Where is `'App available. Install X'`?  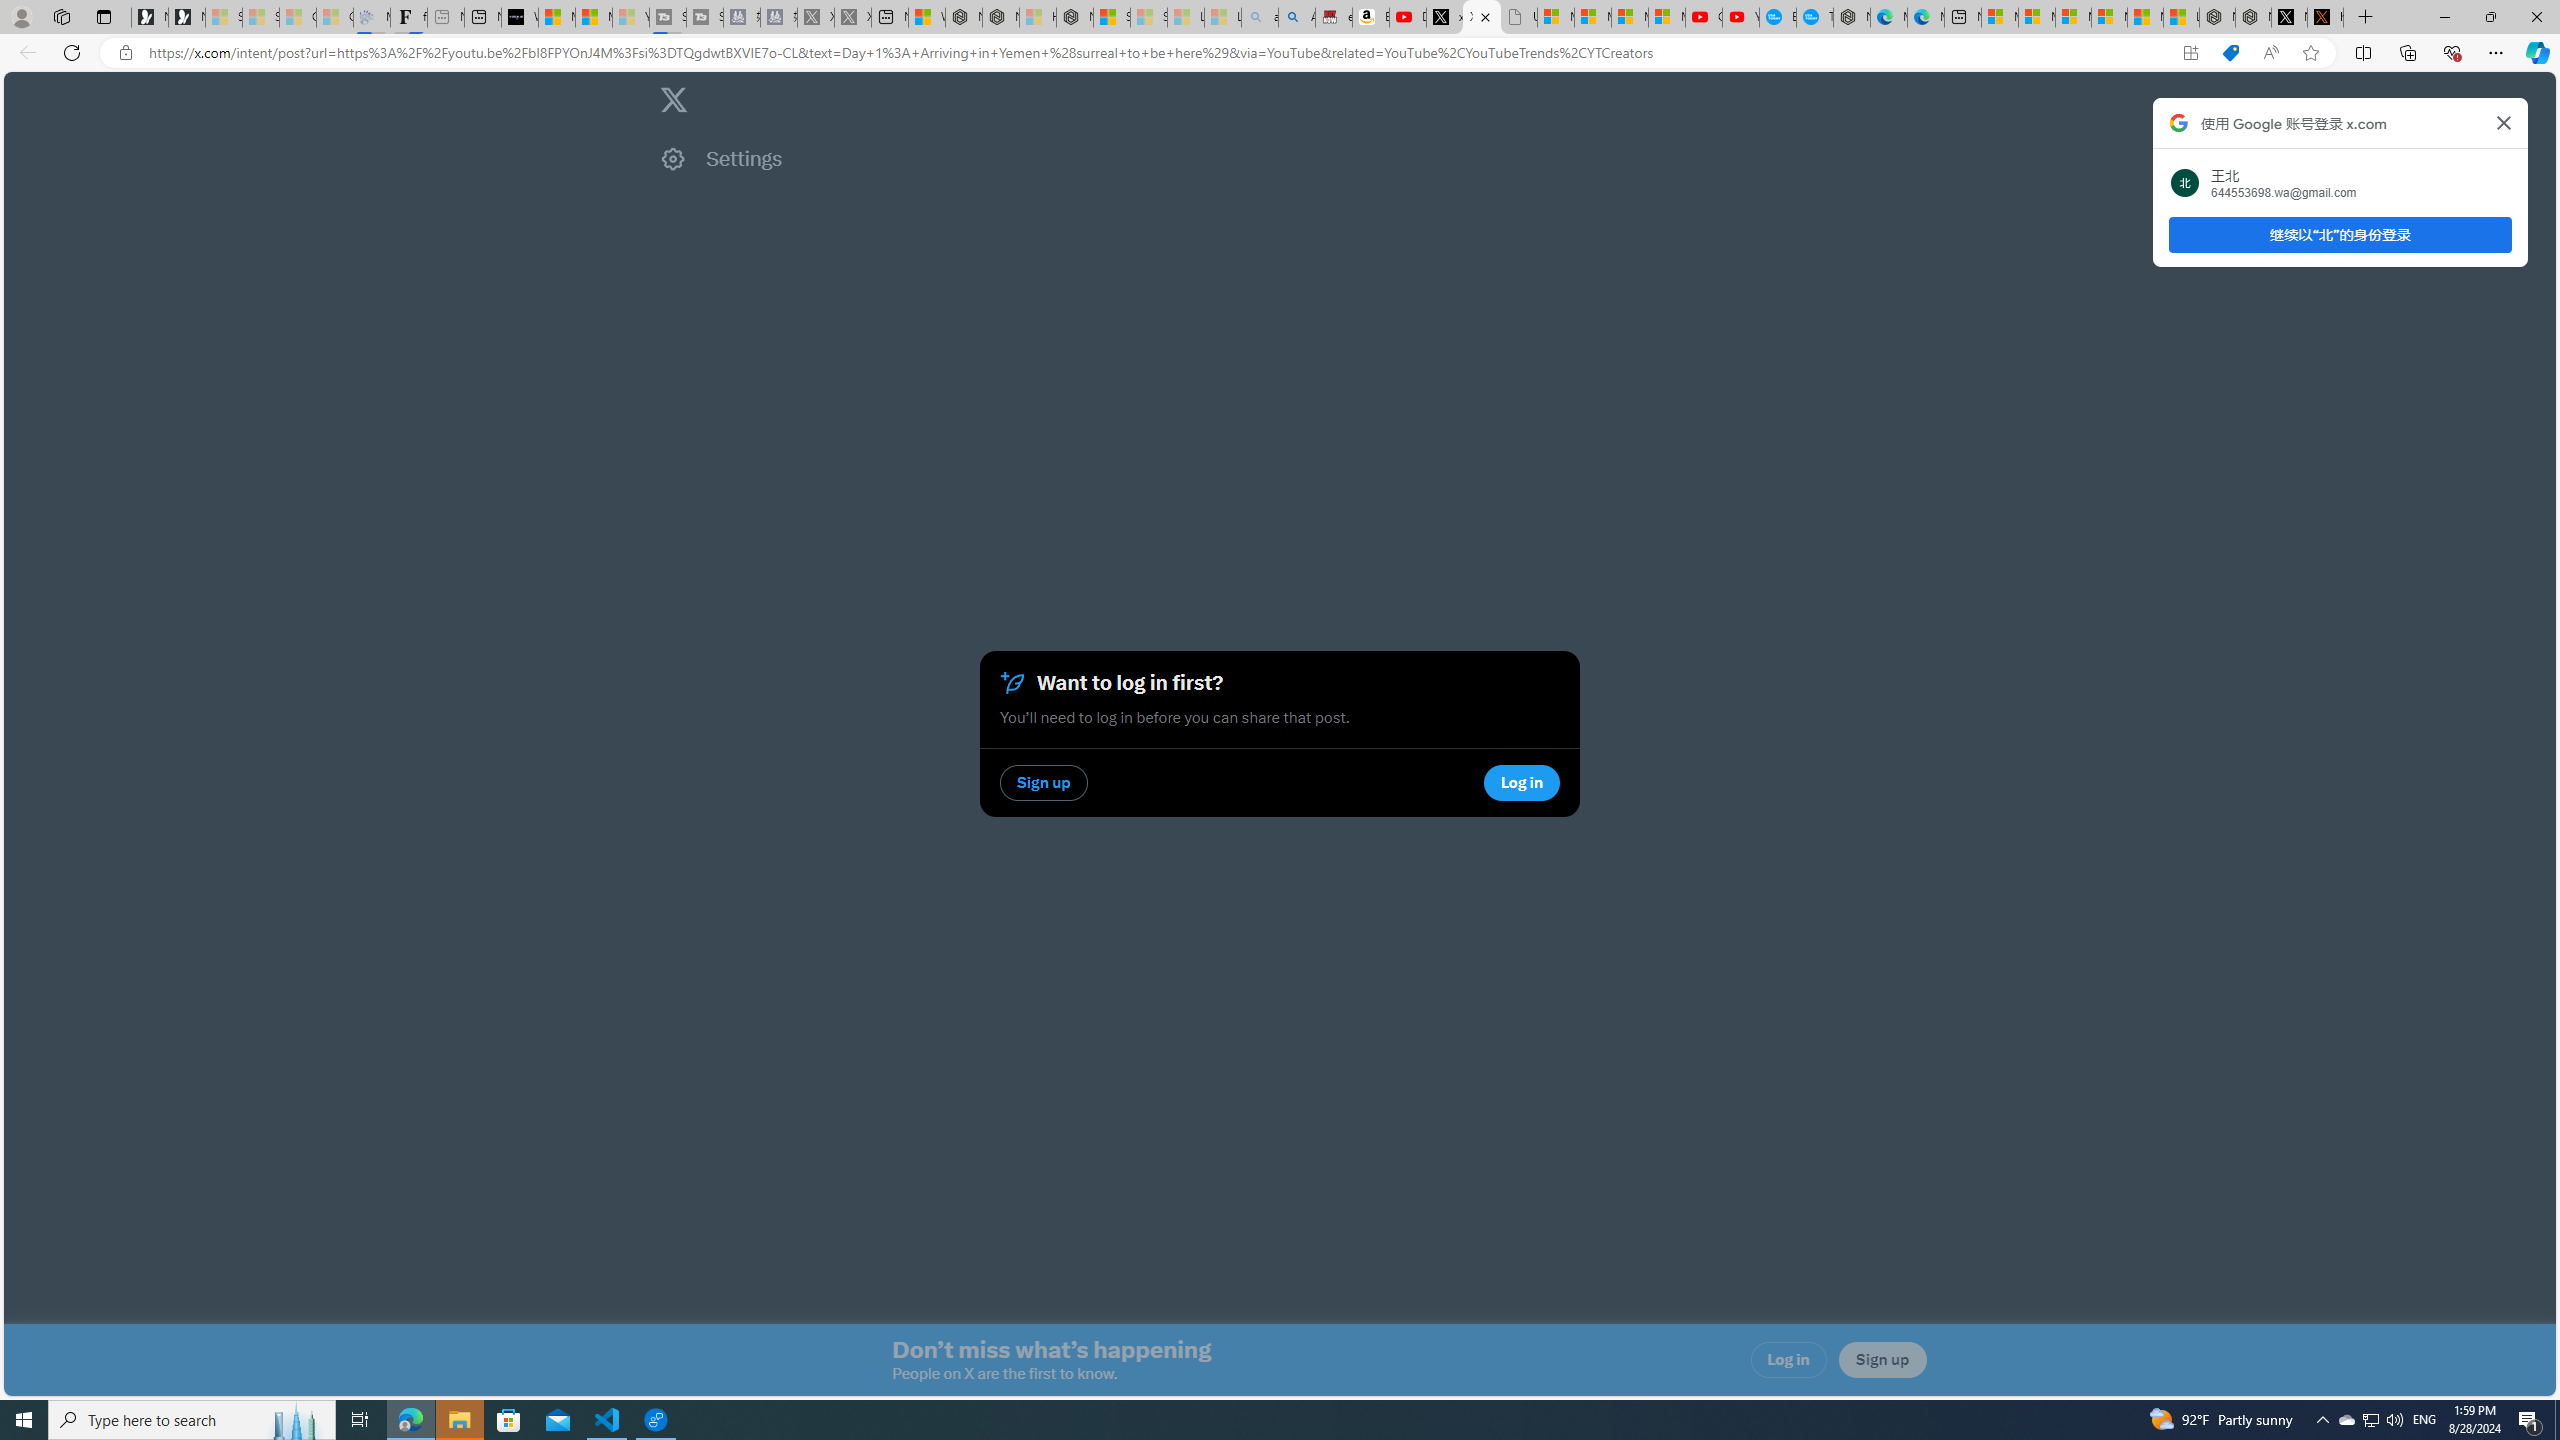 'App available. Install X' is located at coordinates (2190, 53).